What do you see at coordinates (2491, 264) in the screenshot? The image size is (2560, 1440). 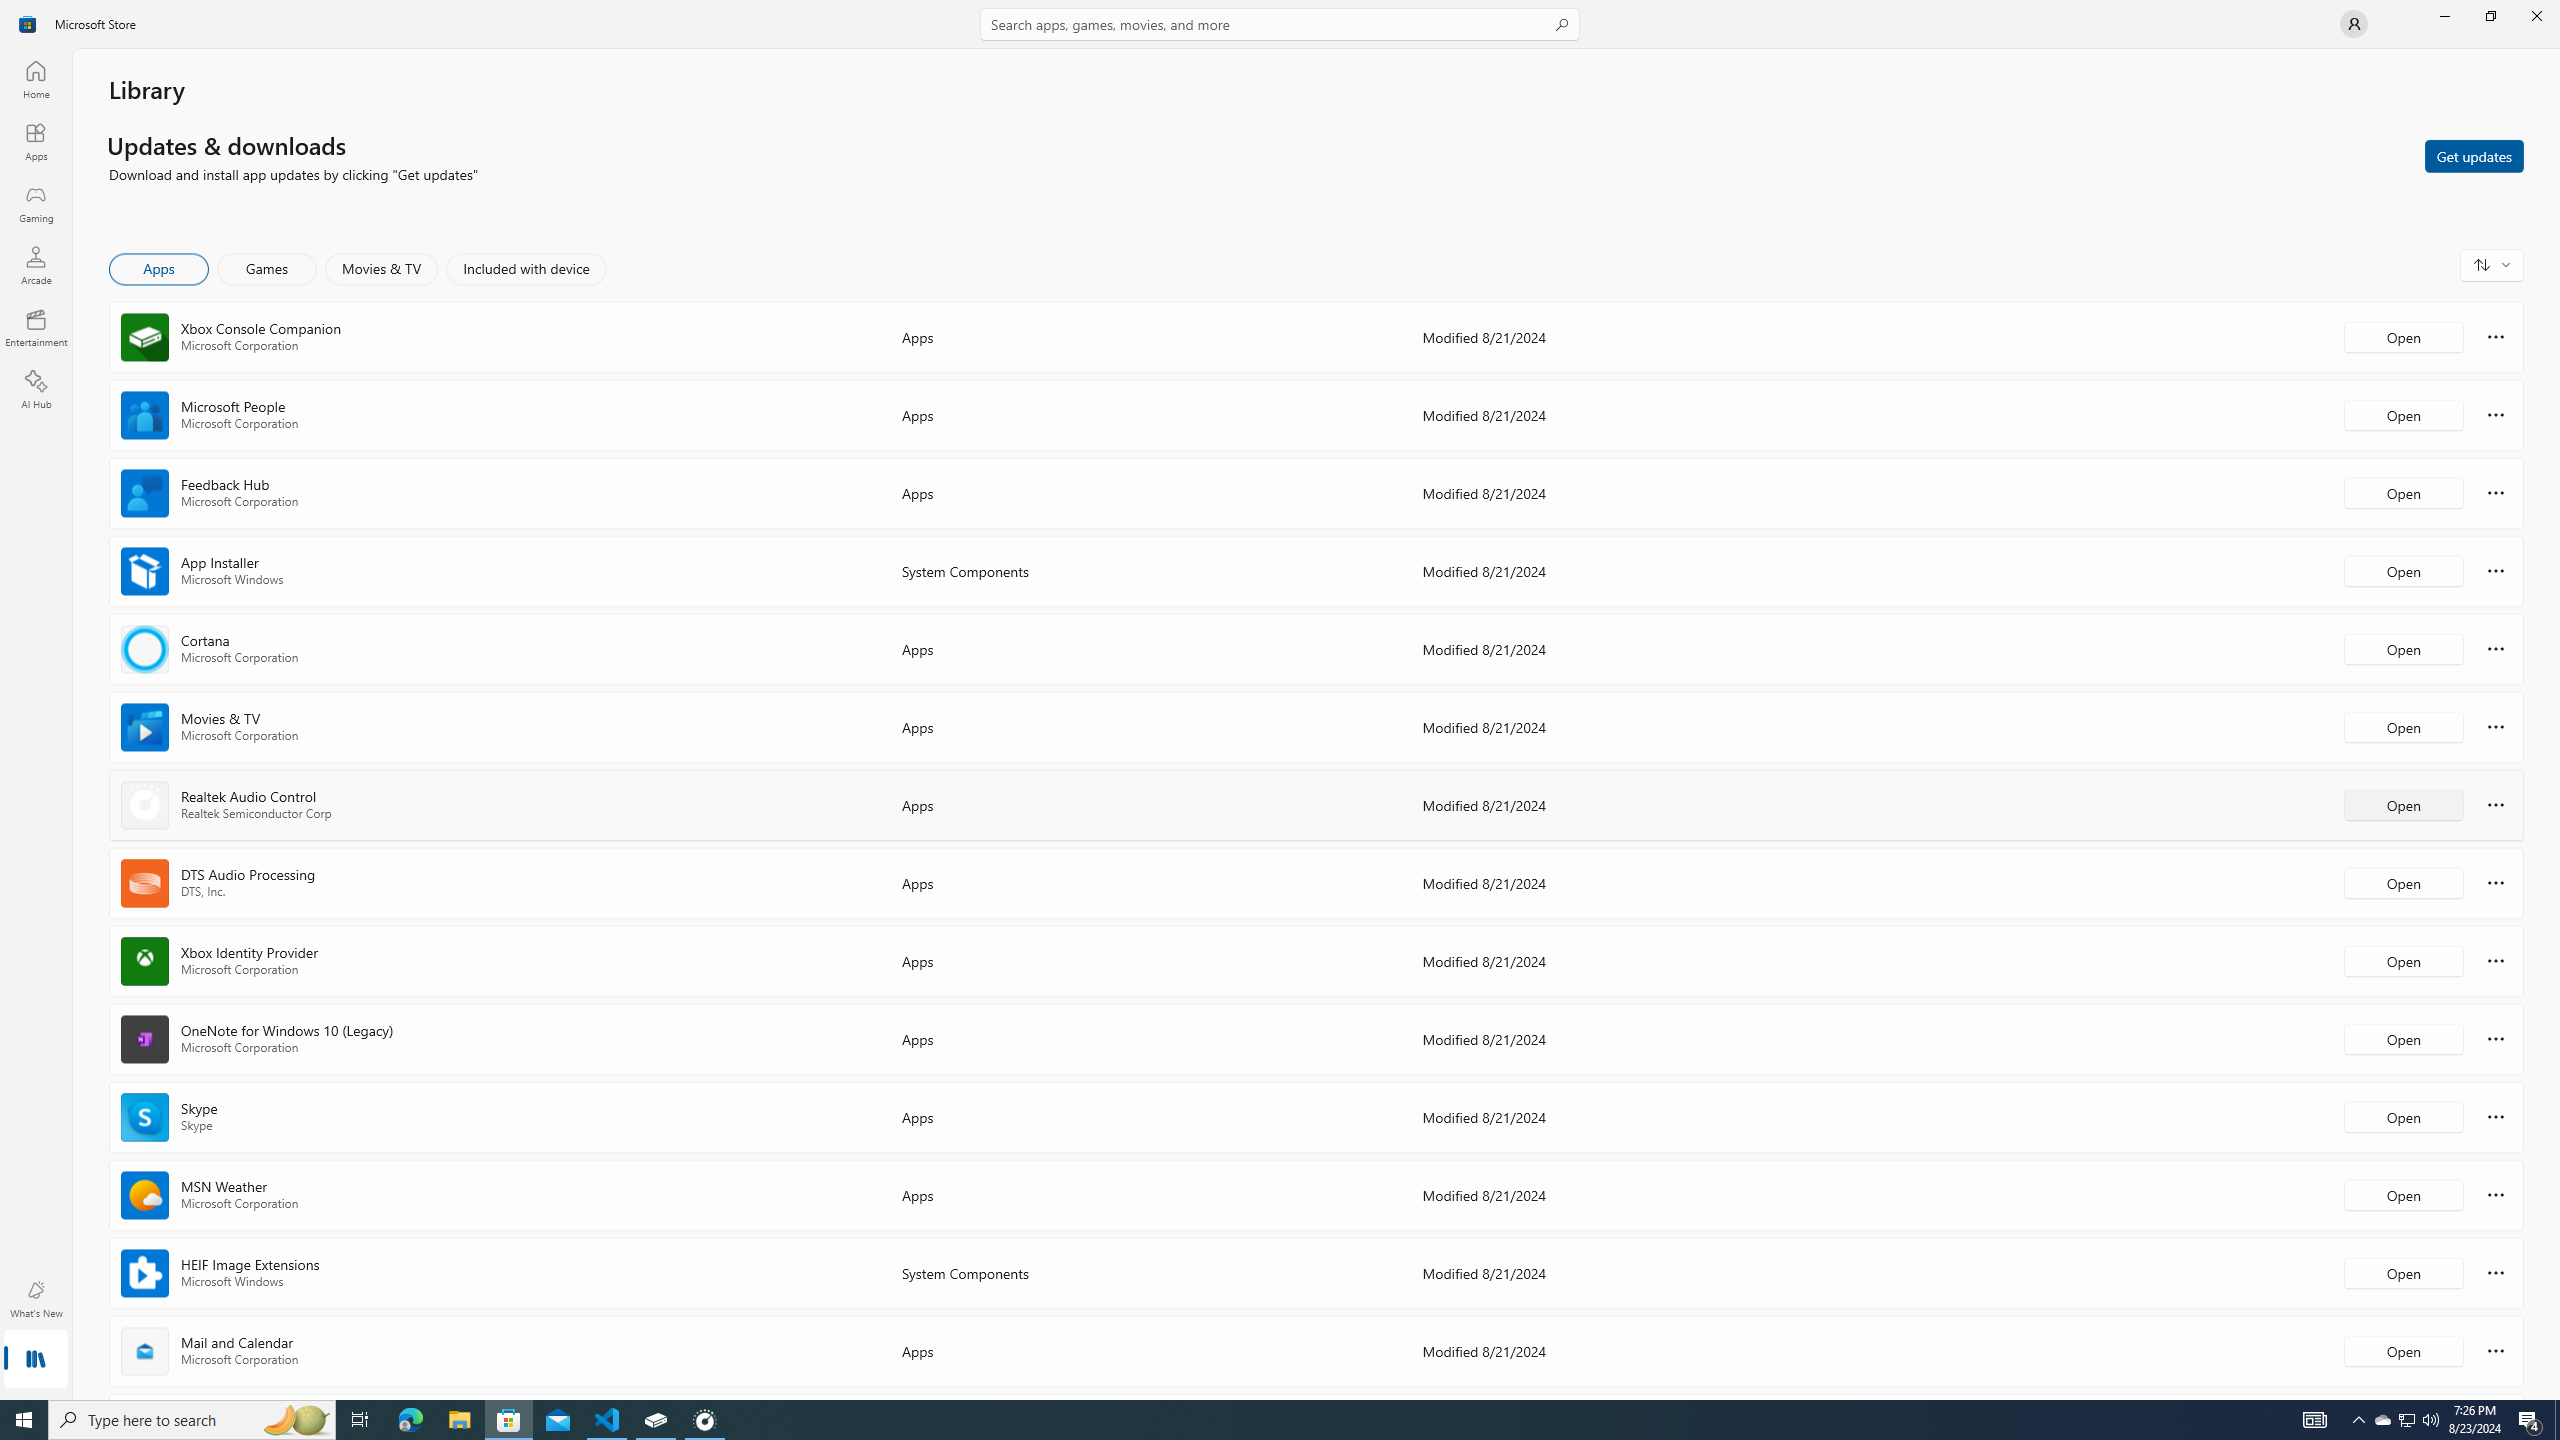 I see `'Sort and filter'` at bounding box center [2491, 264].